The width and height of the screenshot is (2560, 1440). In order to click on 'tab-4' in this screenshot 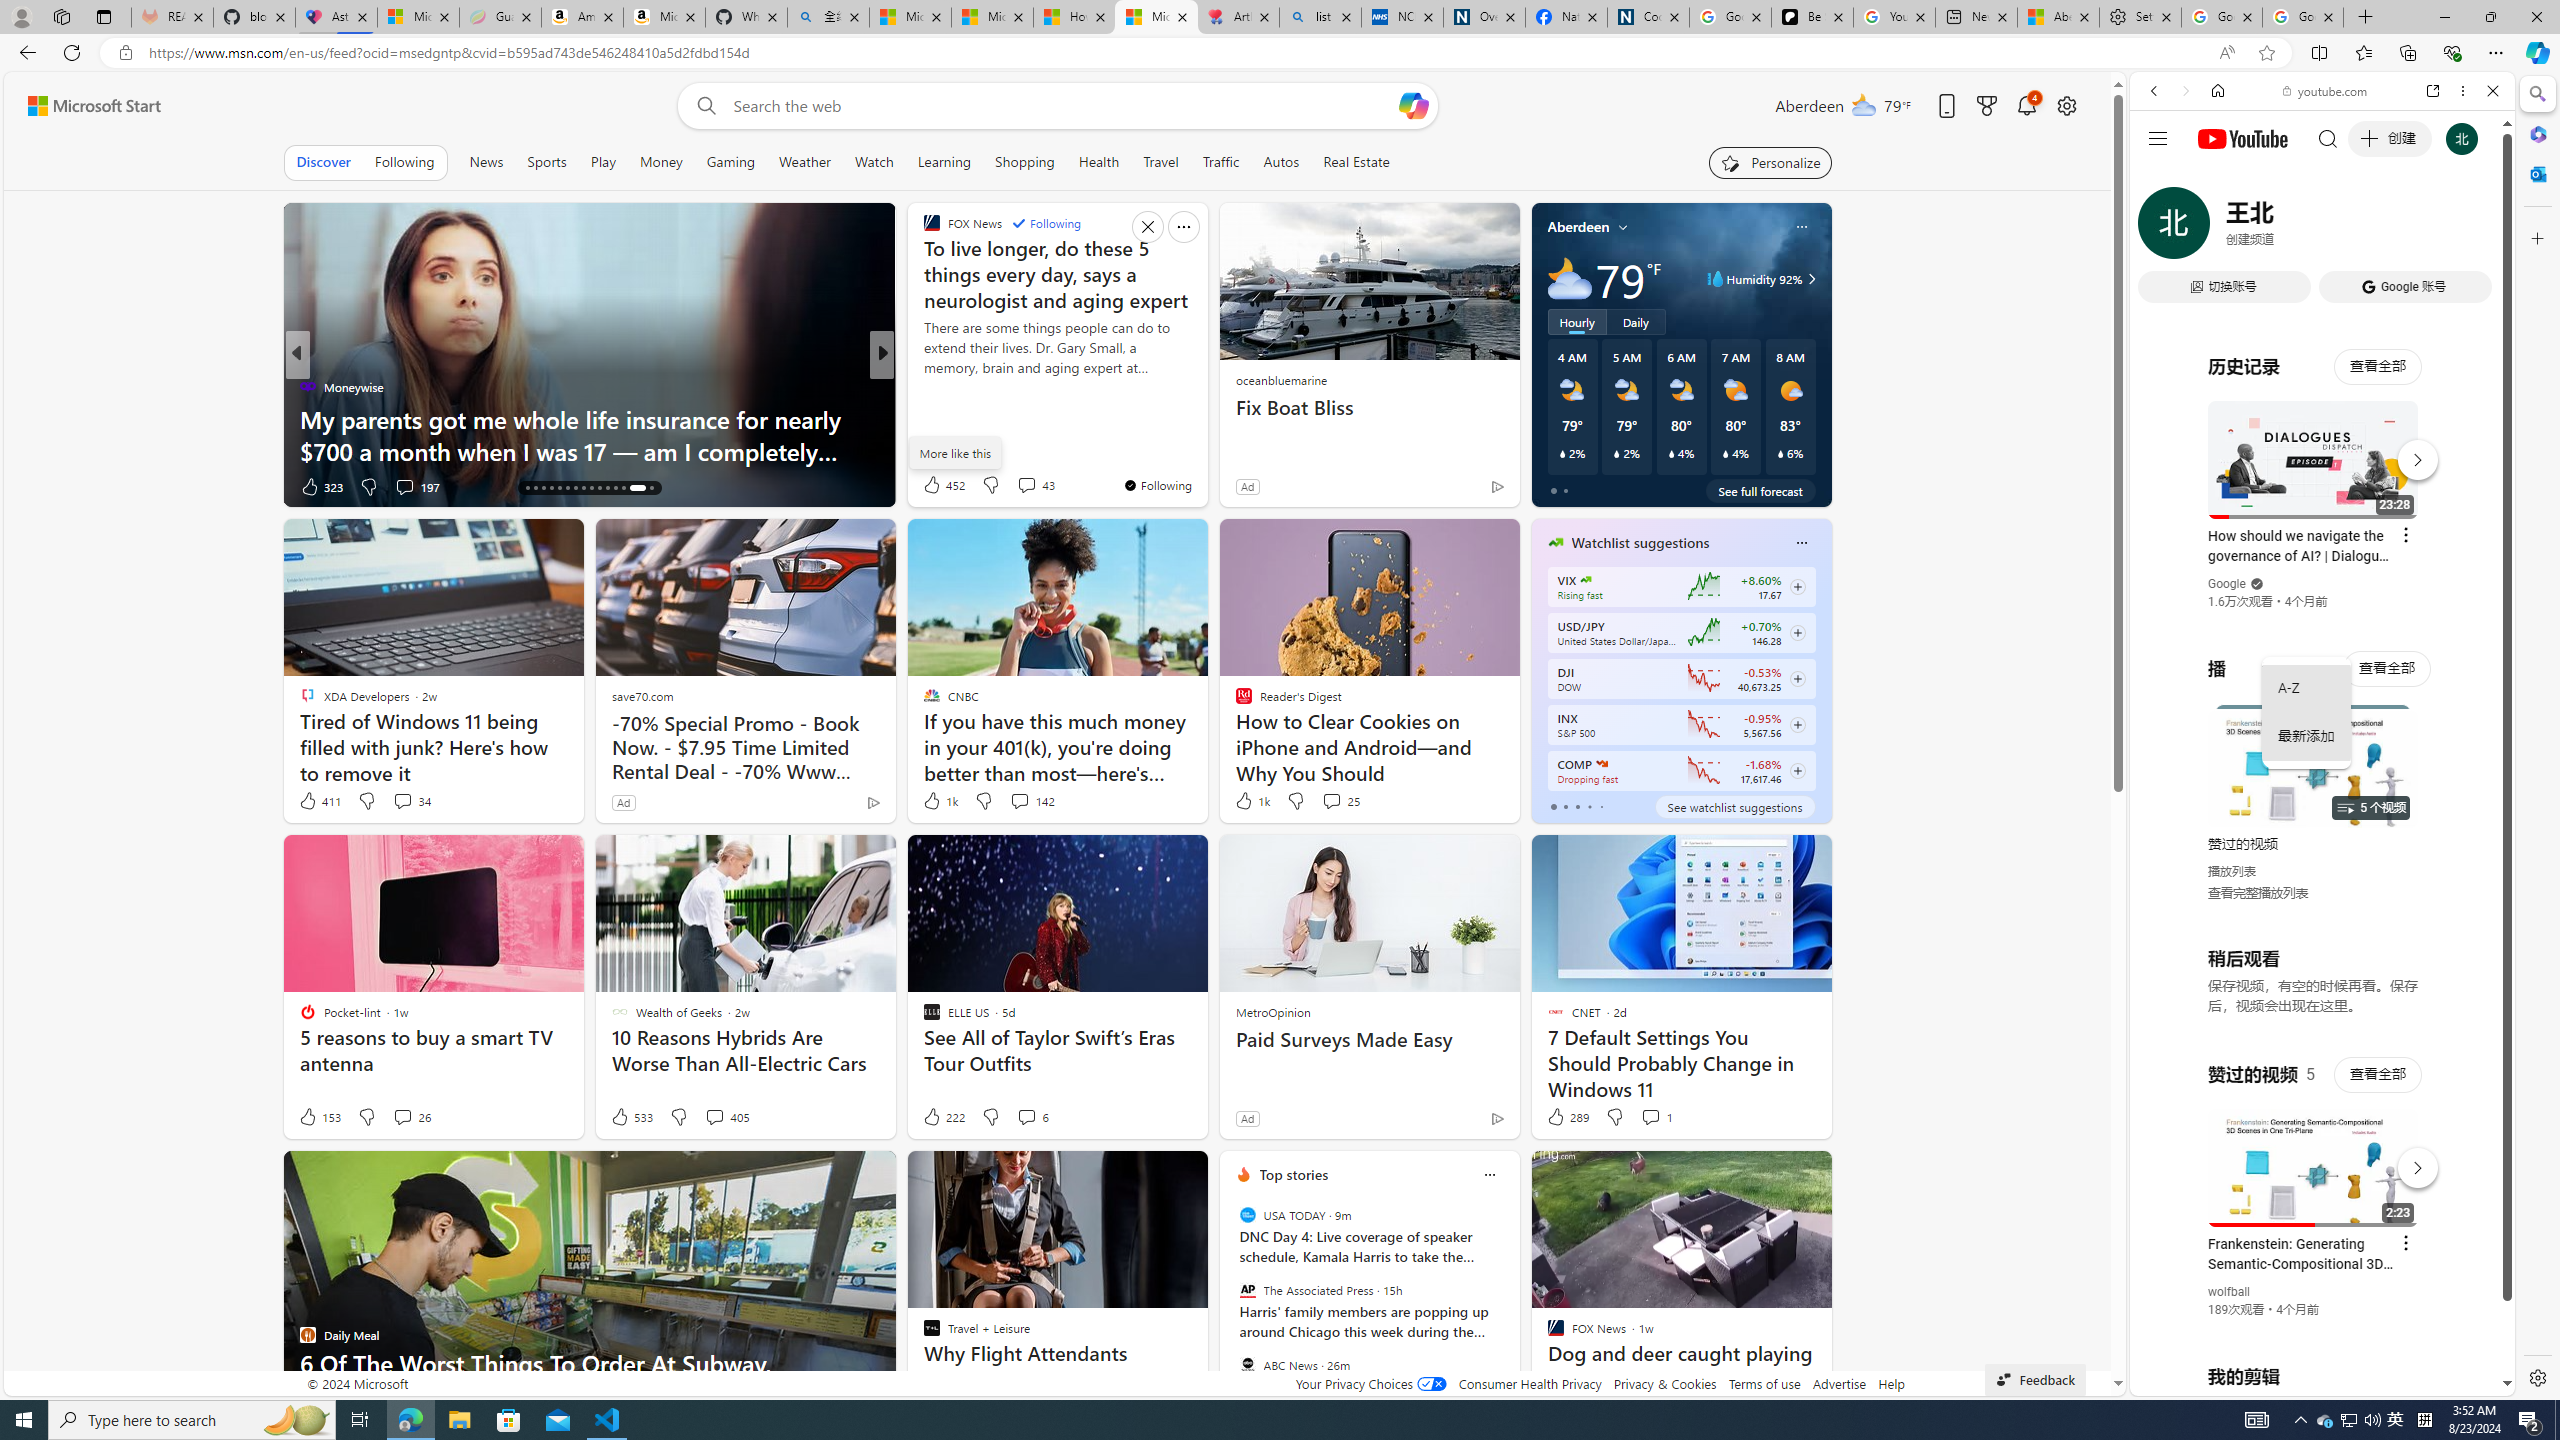, I will do `click(1601, 807)`.